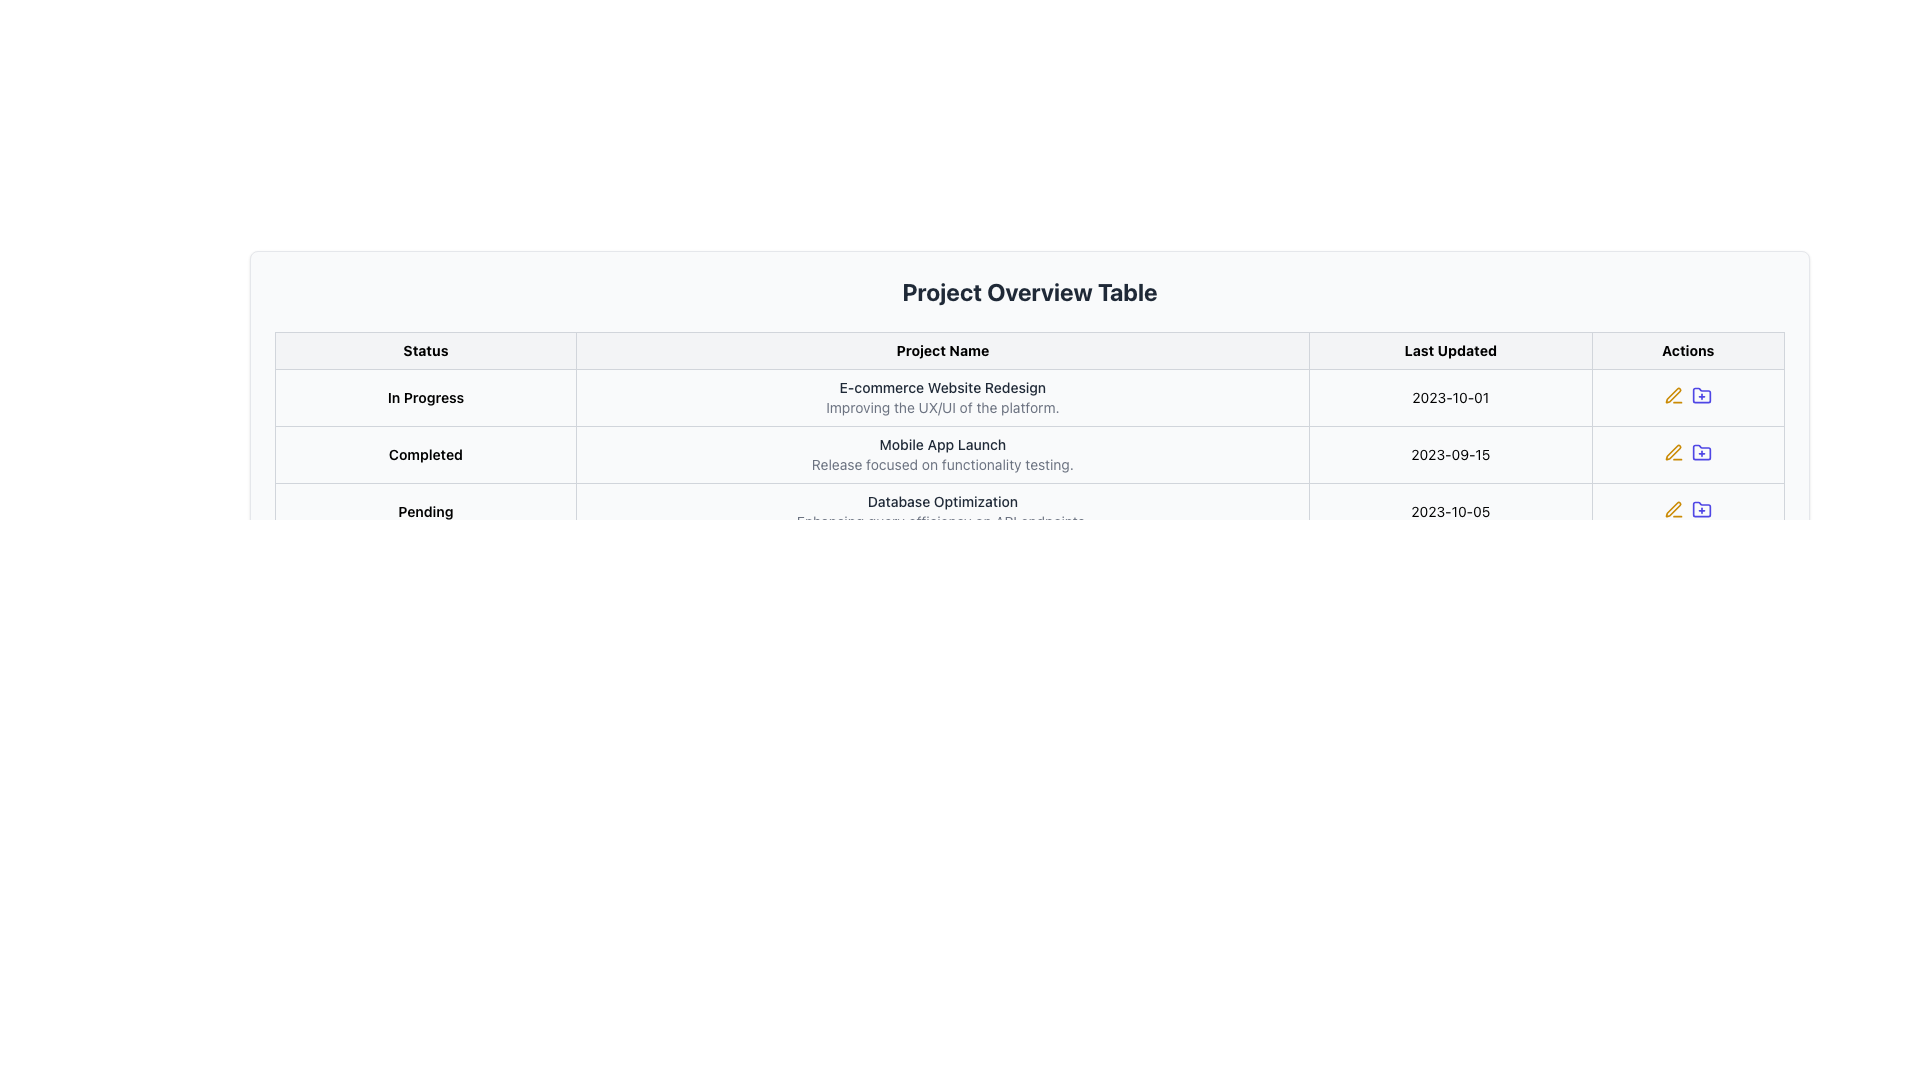 This screenshot has height=1080, width=1920. Describe the element at coordinates (1030, 397) in the screenshot. I see `the first row of the table which contains 'In Progress' with a blue background, 'E-commerce Website Redesign' in bold, and the date '2023-10-01' to change its background` at that location.